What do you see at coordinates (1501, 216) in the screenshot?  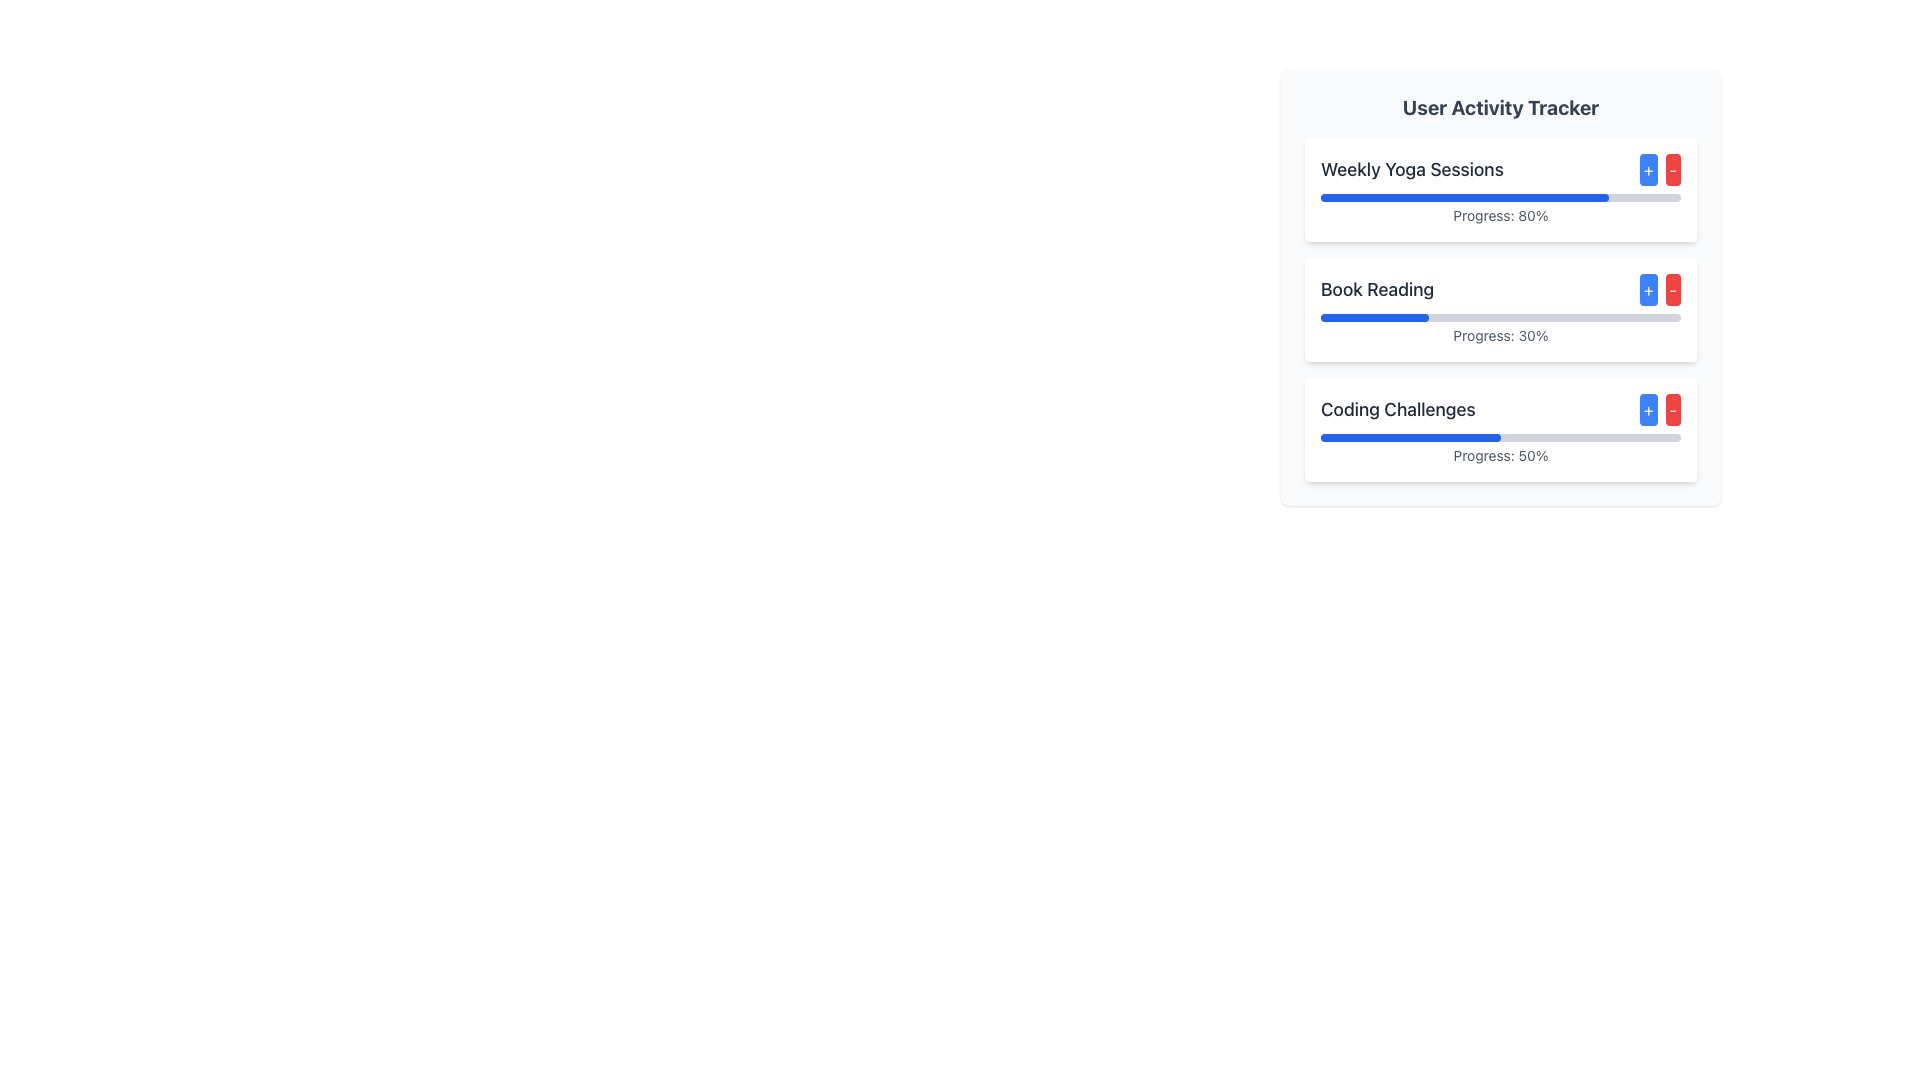 I see `text content of the progress percentage label displaying '80%' located below the blue progress indicator bar in the 'Weekly Yoga Sessions' section` at bounding box center [1501, 216].